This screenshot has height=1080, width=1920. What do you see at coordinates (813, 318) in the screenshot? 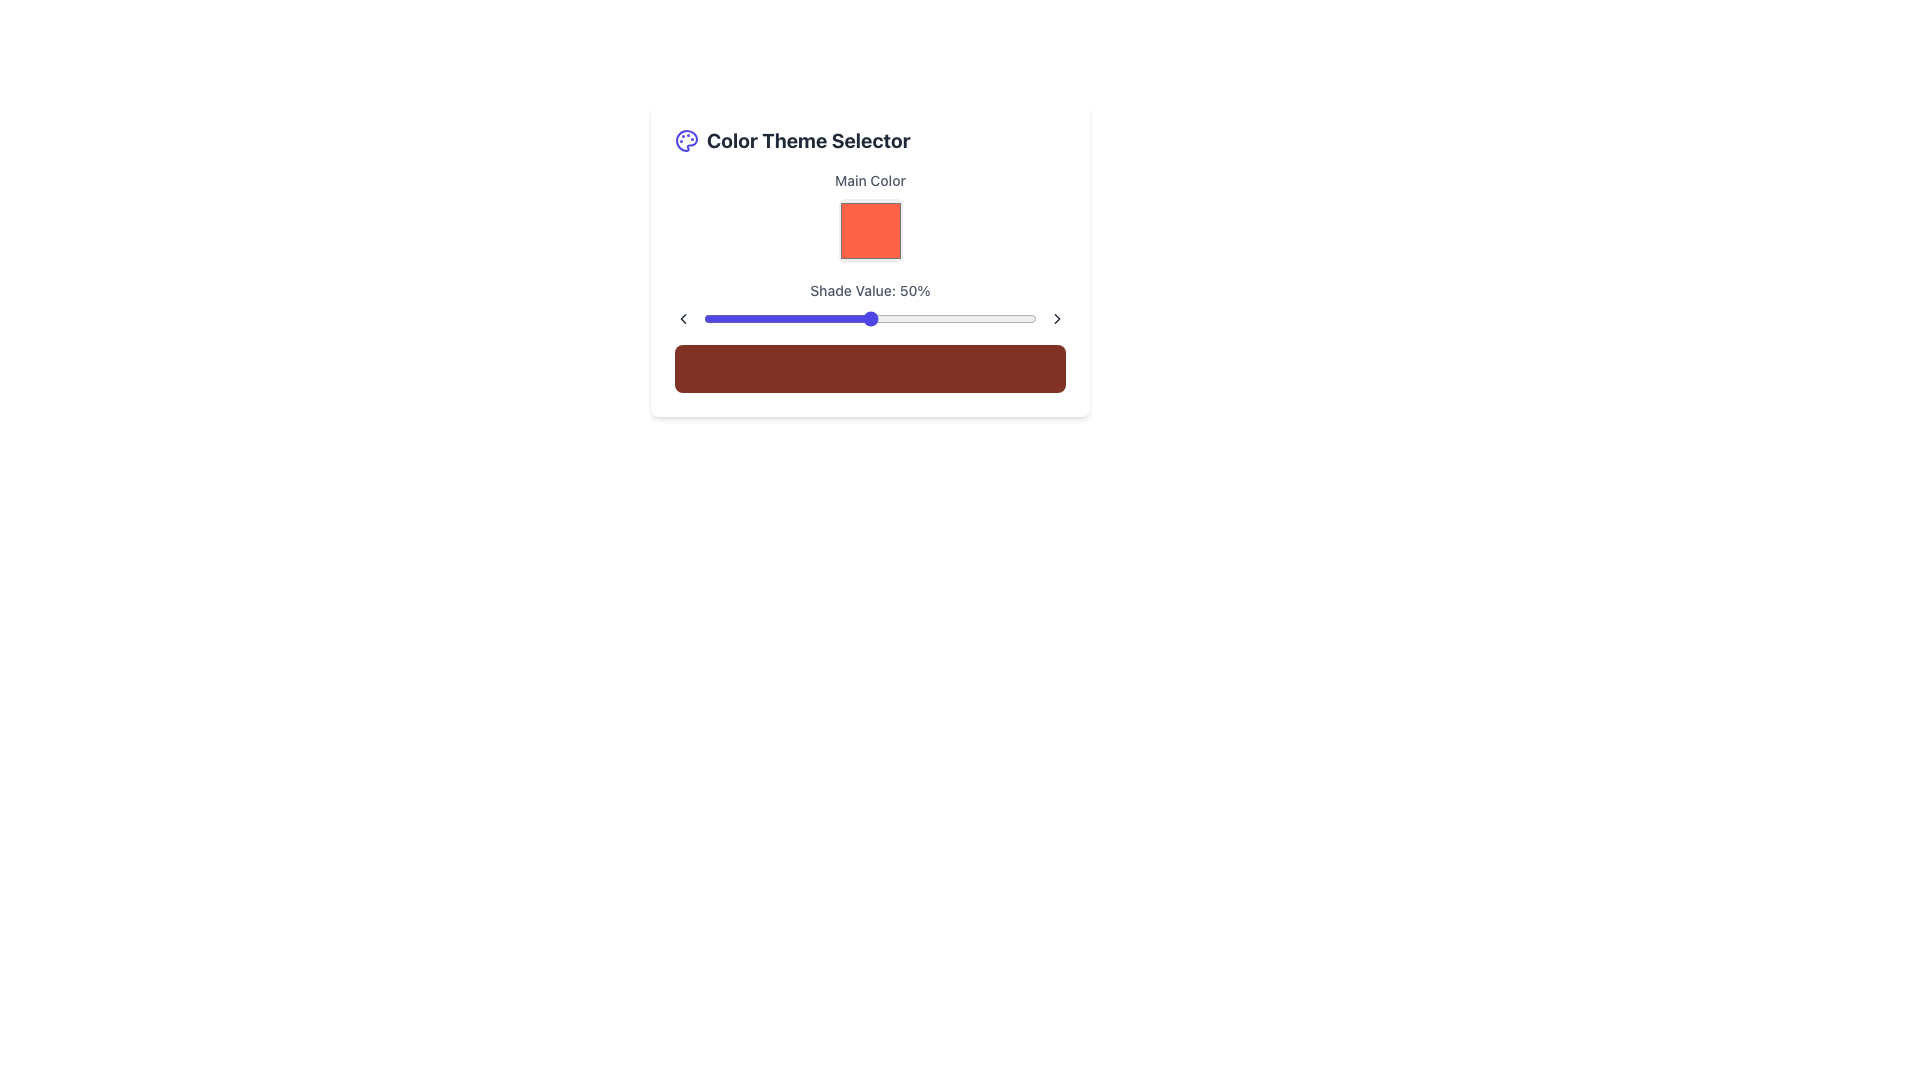
I see `the shade value` at bounding box center [813, 318].